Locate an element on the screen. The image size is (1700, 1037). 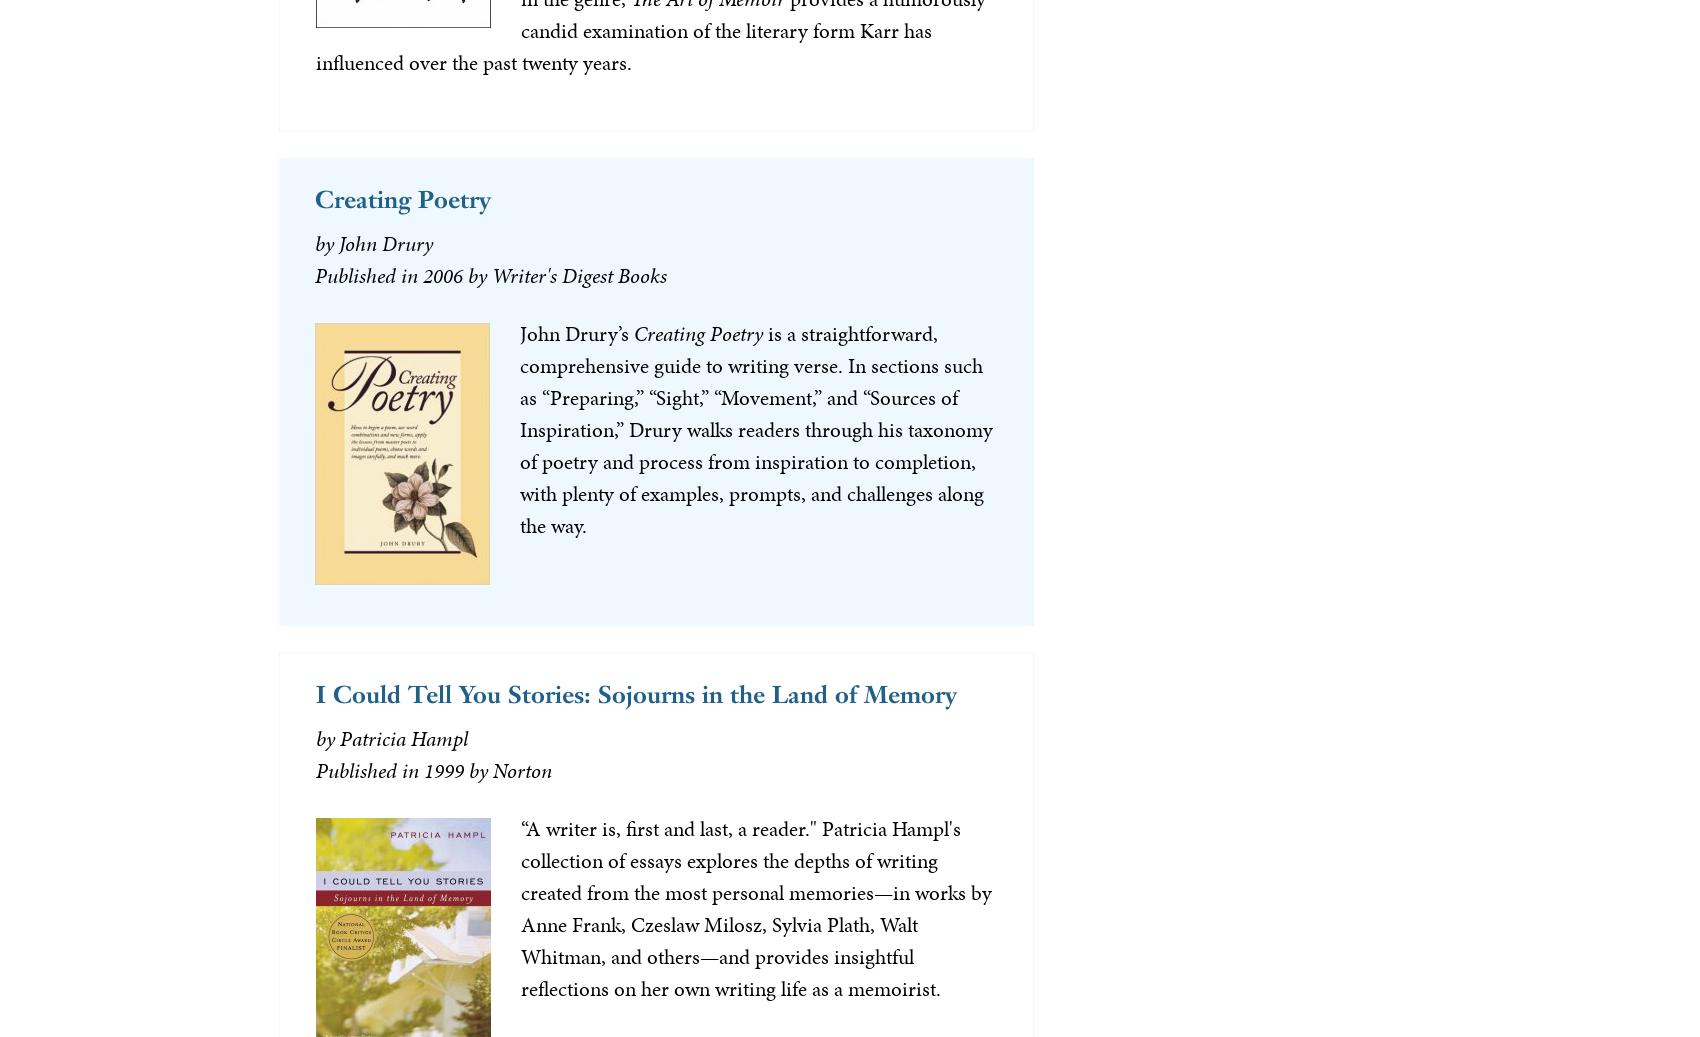
'John Drury' is located at coordinates (336, 241).